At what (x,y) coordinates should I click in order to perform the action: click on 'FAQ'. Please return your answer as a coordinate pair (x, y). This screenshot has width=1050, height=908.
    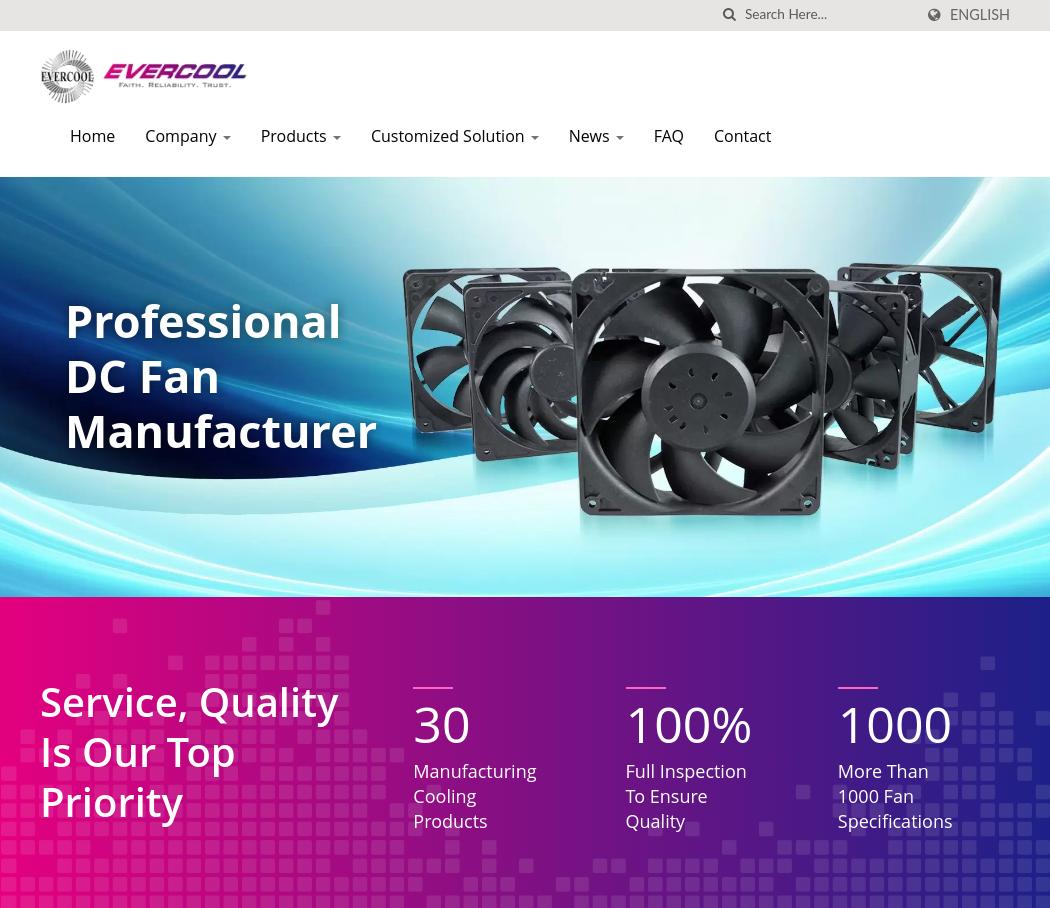
    Looking at the image, I should click on (651, 136).